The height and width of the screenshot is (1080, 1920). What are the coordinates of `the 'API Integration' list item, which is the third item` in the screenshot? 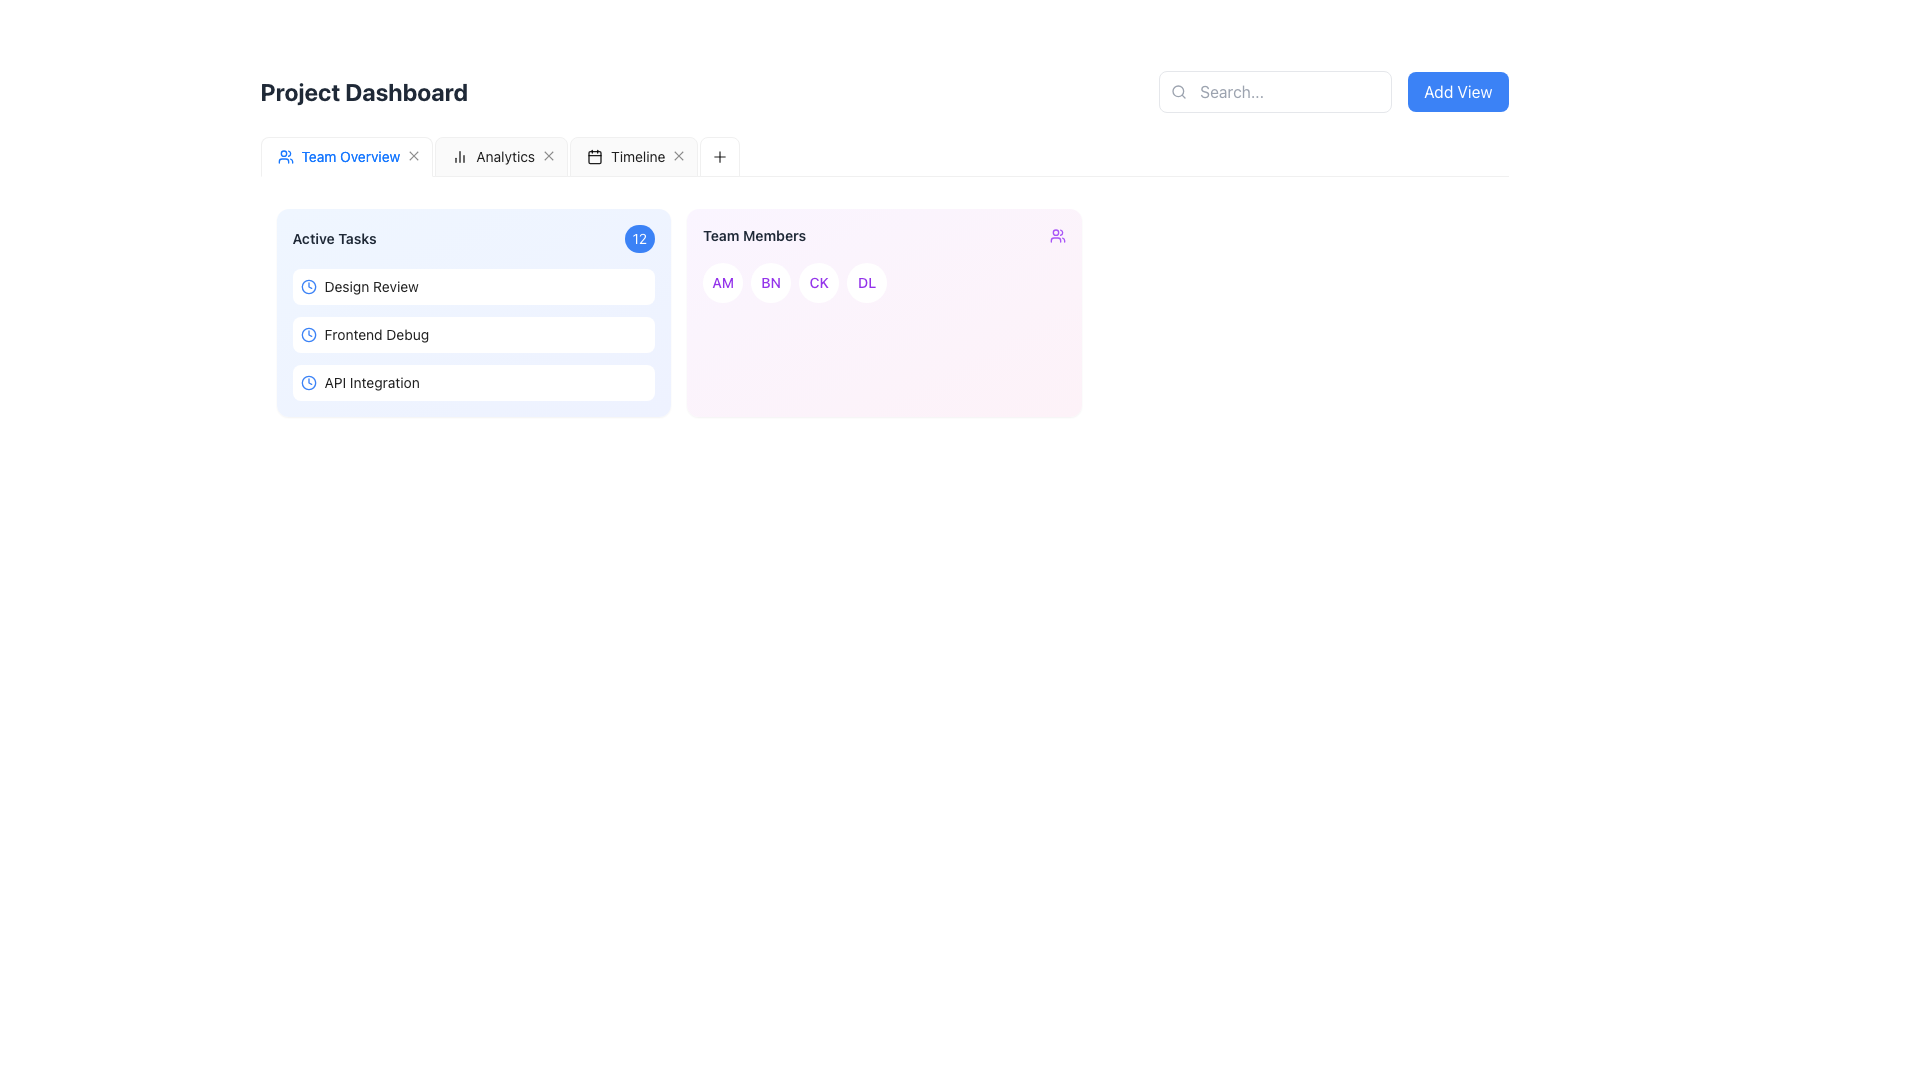 It's located at (472, 382).